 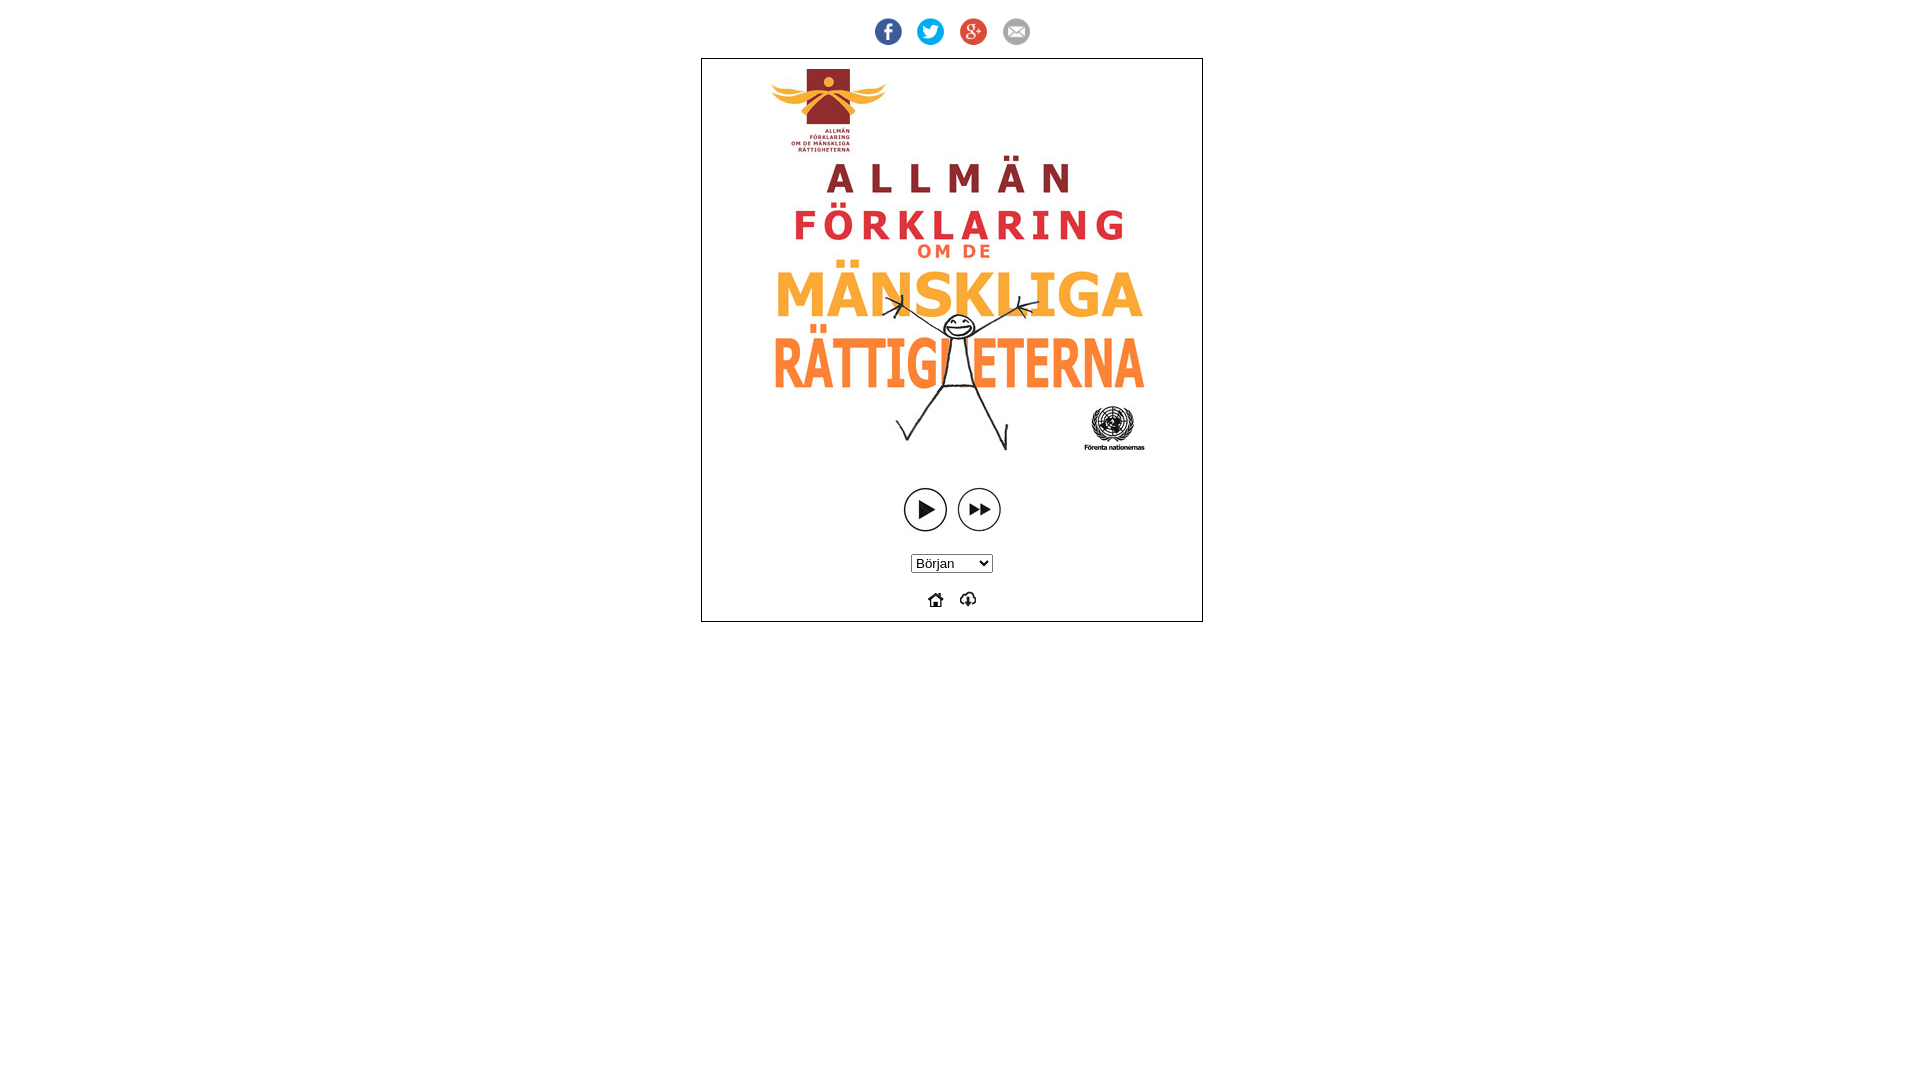 What do you see at coordinates (924, 508) in the screenshot?
I see `'Starta'` at bounding box center [924, 508].